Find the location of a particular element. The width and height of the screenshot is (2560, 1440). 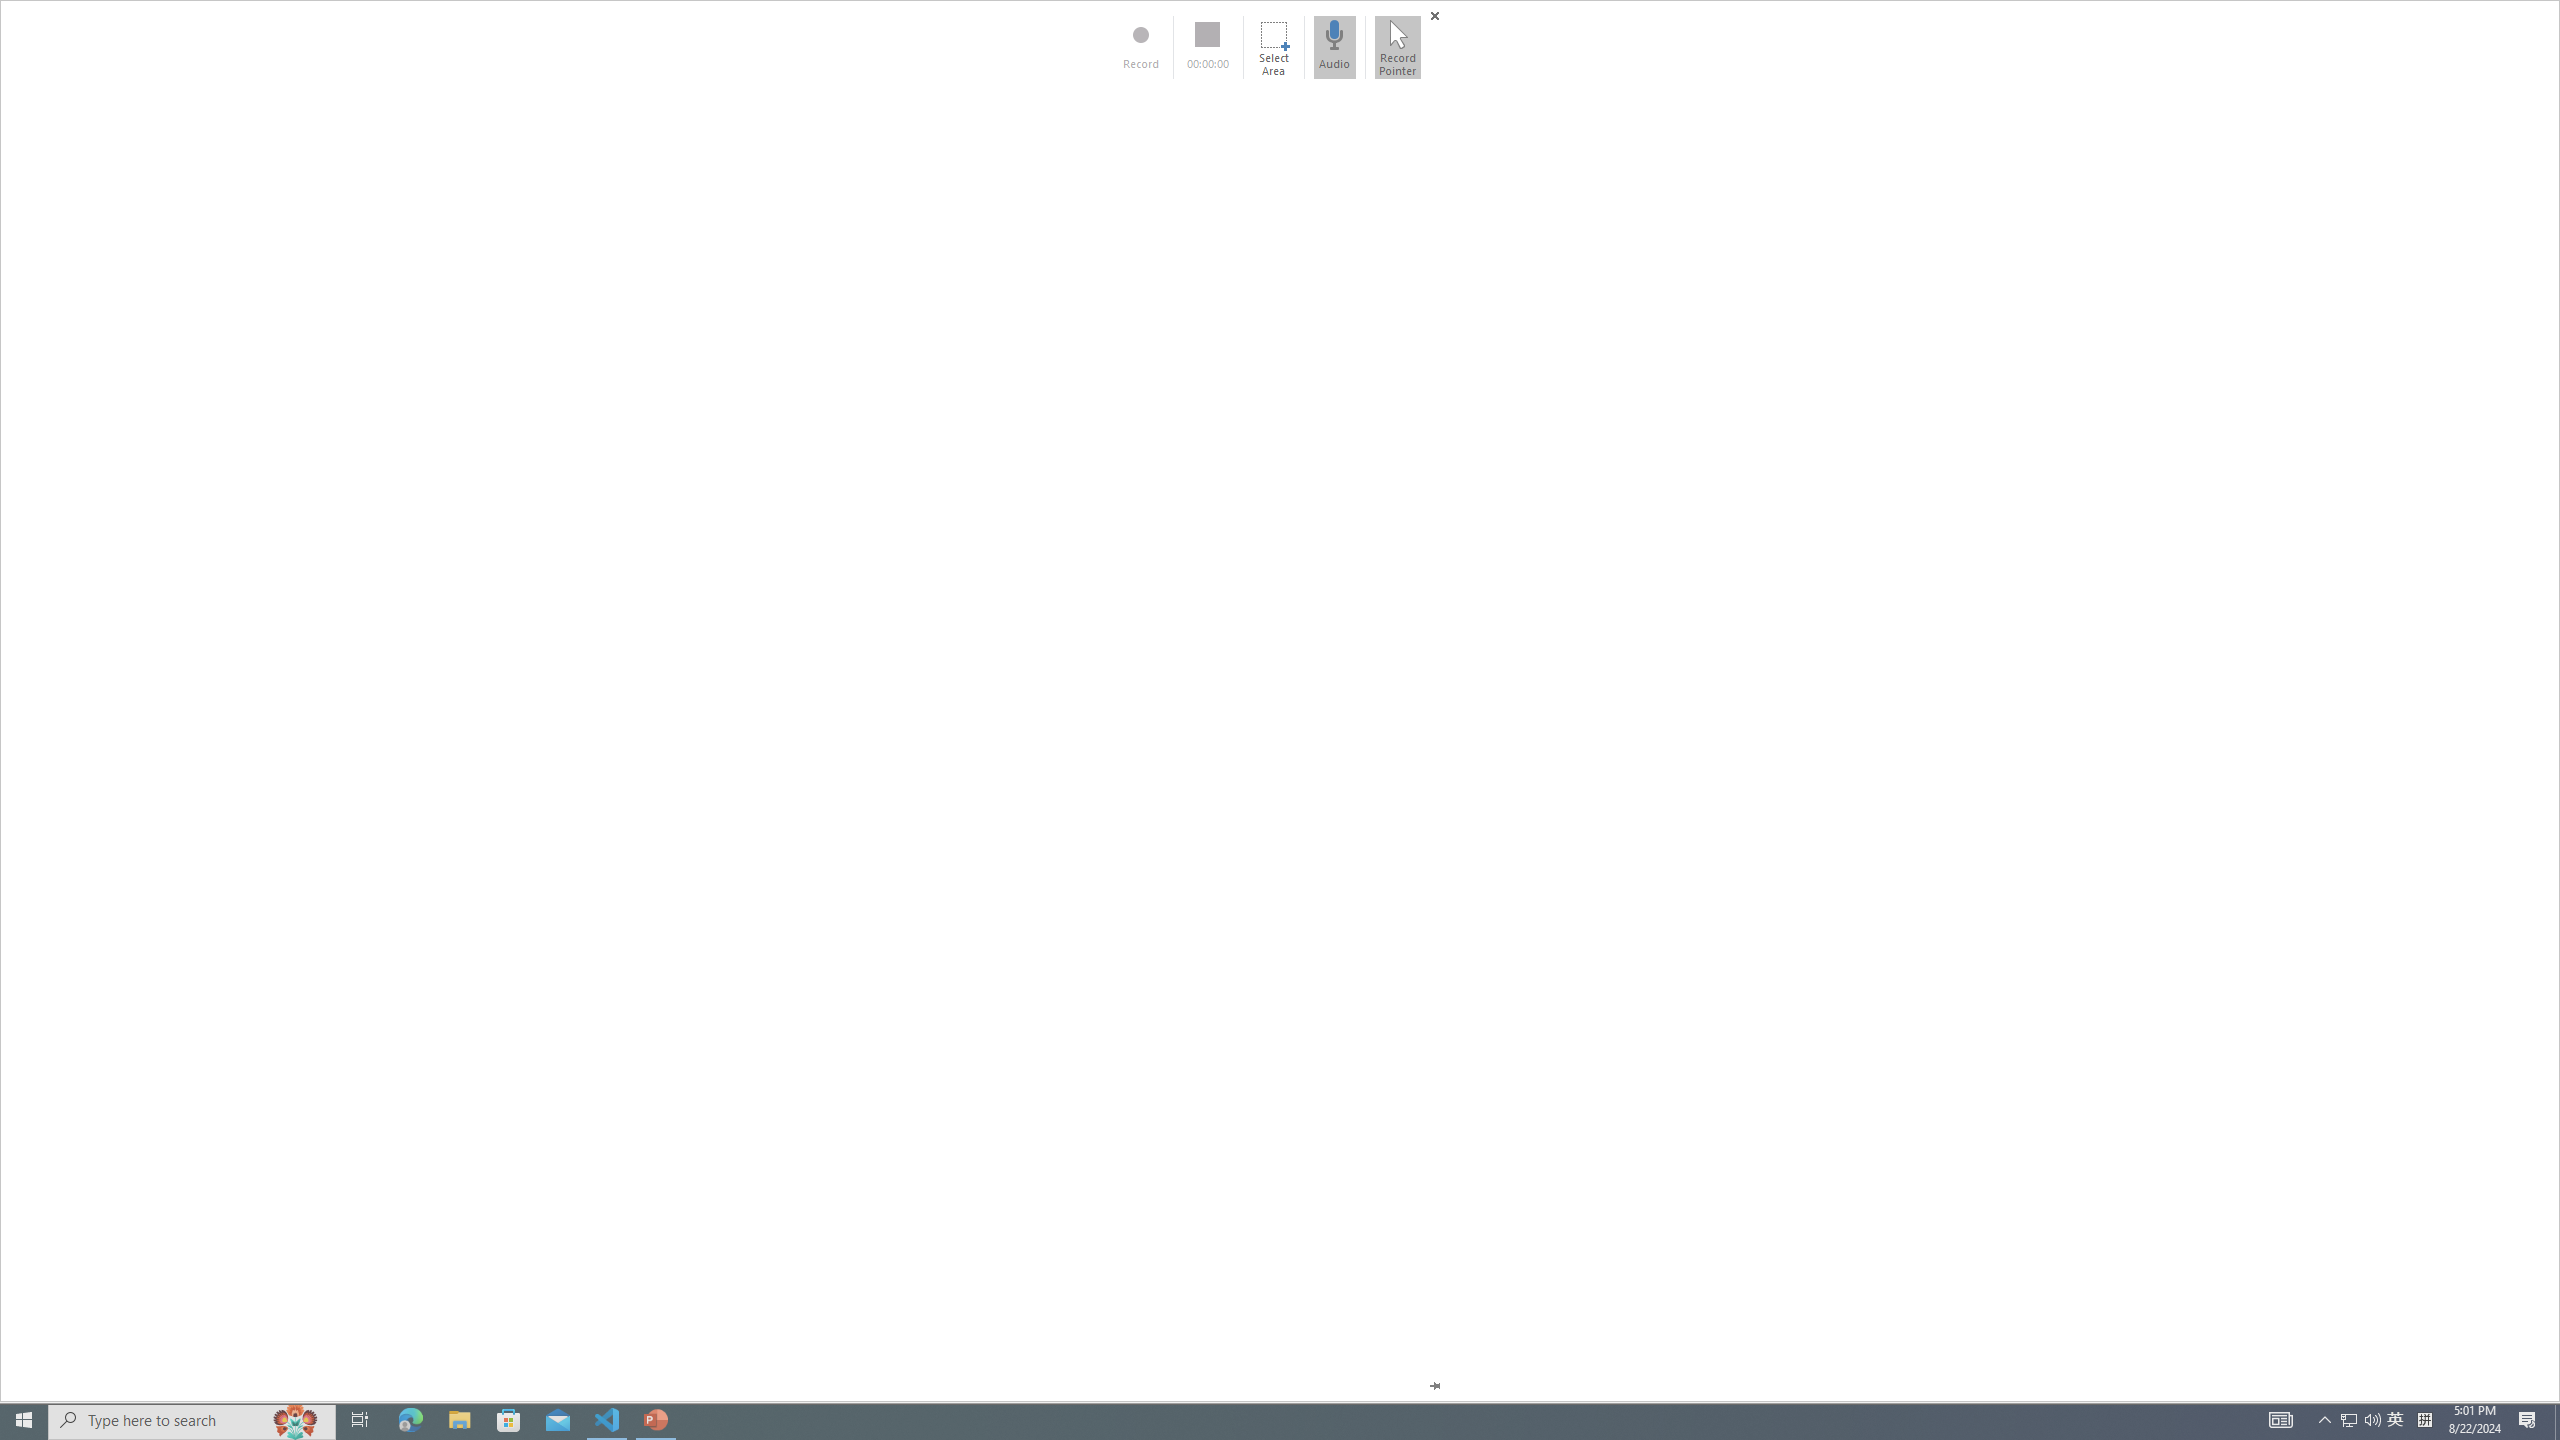

'Select Area' is located at coordinates (1272, 46).